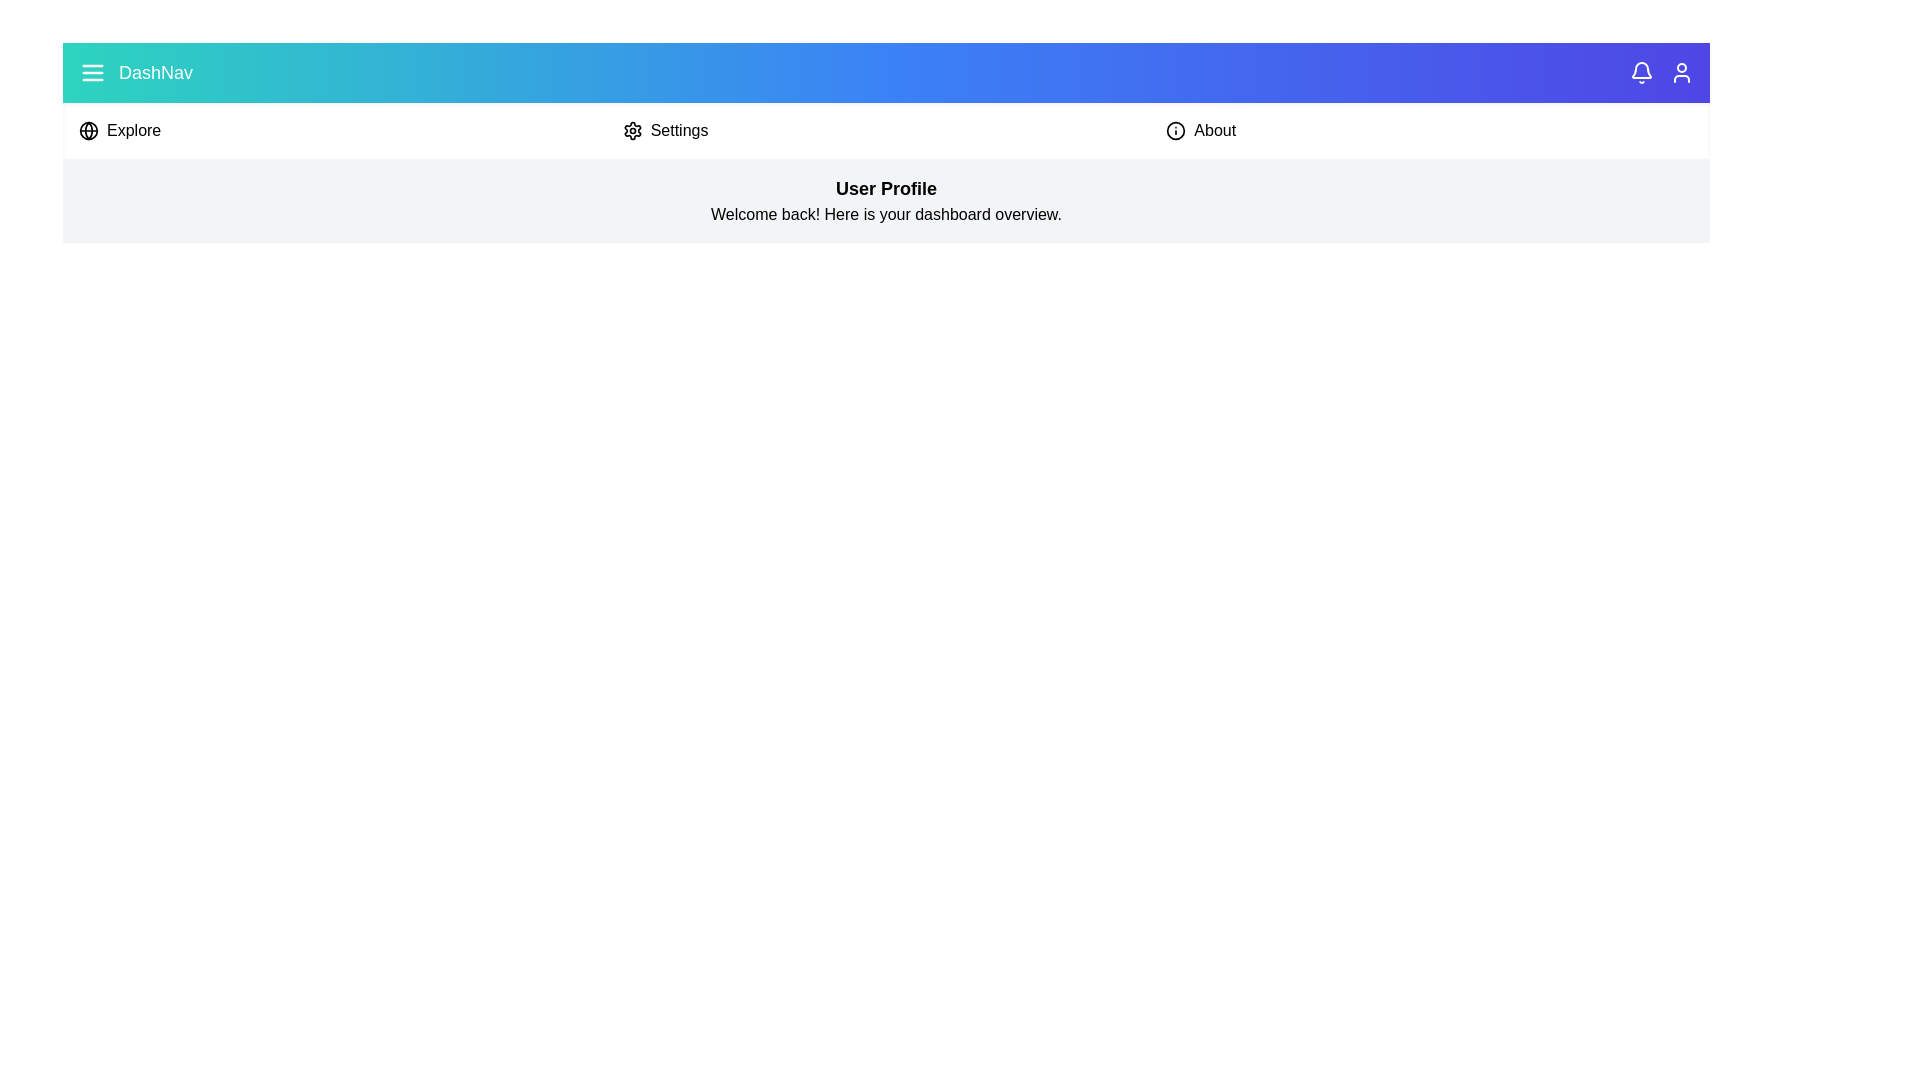 This screenshot has height=1080, width=1920. I want to click on the menu_button to see its interactive state, so click(91, 72).